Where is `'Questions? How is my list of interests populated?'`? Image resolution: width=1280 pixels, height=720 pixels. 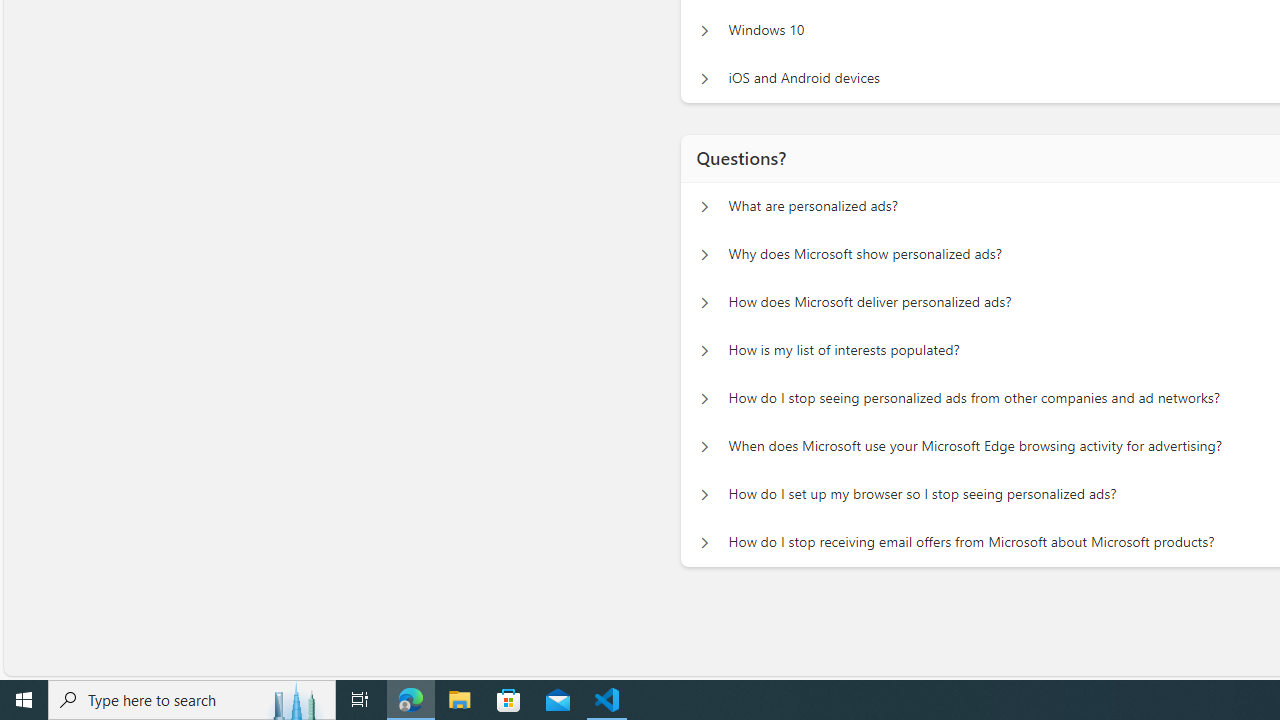
'Questions? How is my list of interests populated?' is located at coordinates (704, 350).